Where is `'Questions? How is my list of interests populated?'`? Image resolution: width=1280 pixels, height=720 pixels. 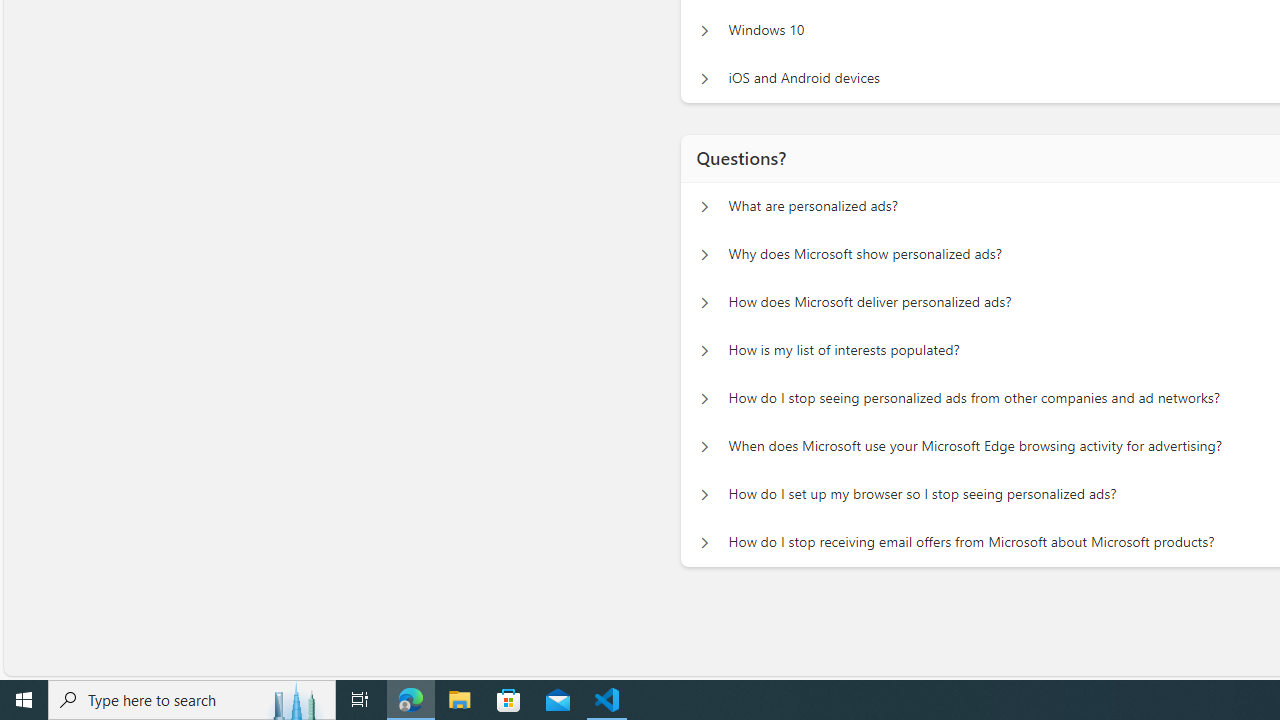
'Questions? How is my list of interests populated?' is located at coordinates (704, 350).